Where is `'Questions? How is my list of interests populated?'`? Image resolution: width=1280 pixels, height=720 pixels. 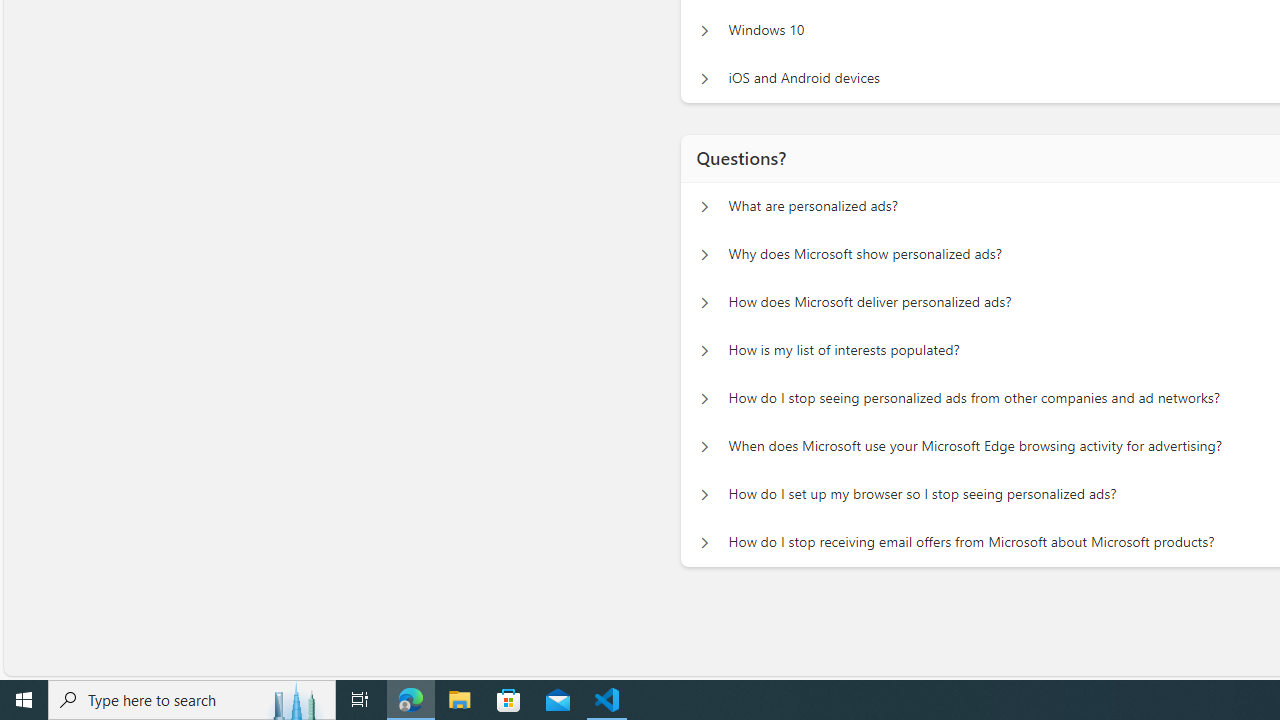
'Questions? How is my list of interests populated?' is located at coordinates (704, 350).